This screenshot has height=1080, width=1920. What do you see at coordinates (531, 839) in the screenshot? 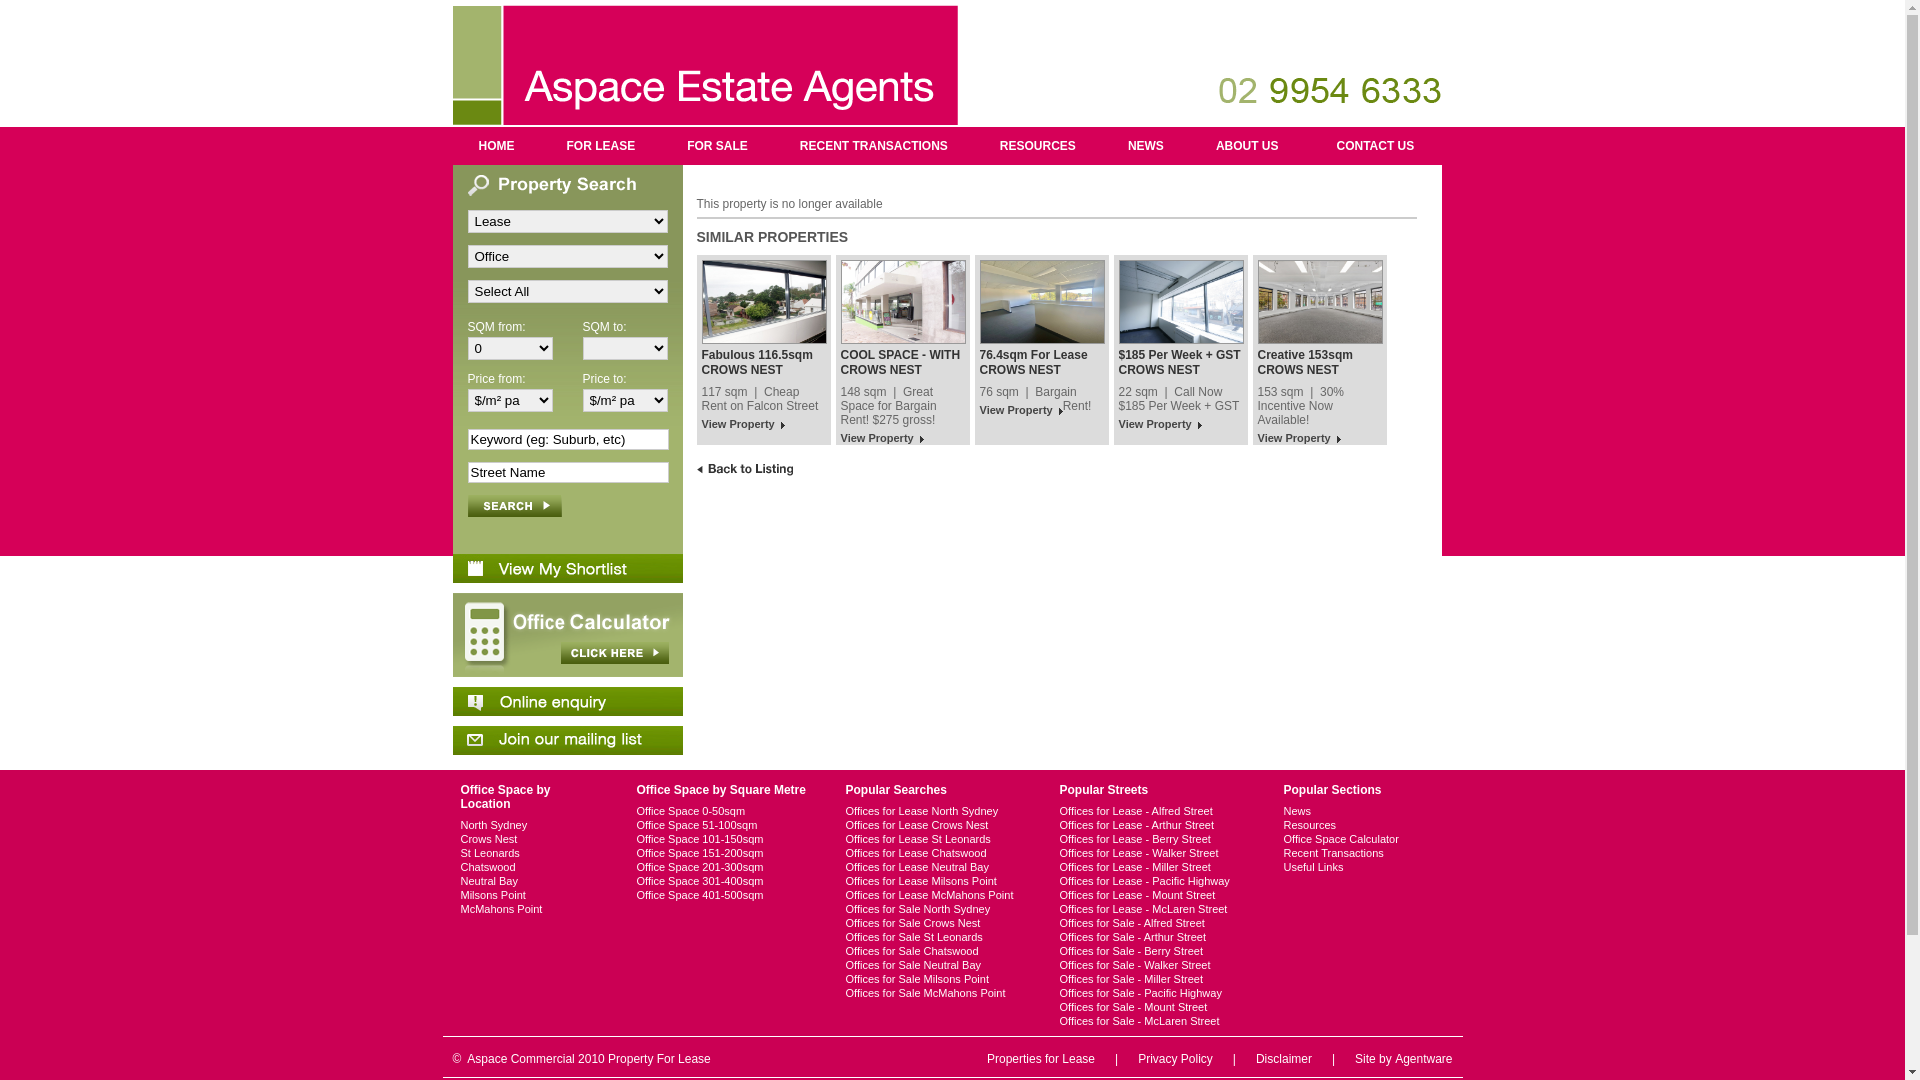
I see `'Crows Nest'` at bounding box center [531, 839].